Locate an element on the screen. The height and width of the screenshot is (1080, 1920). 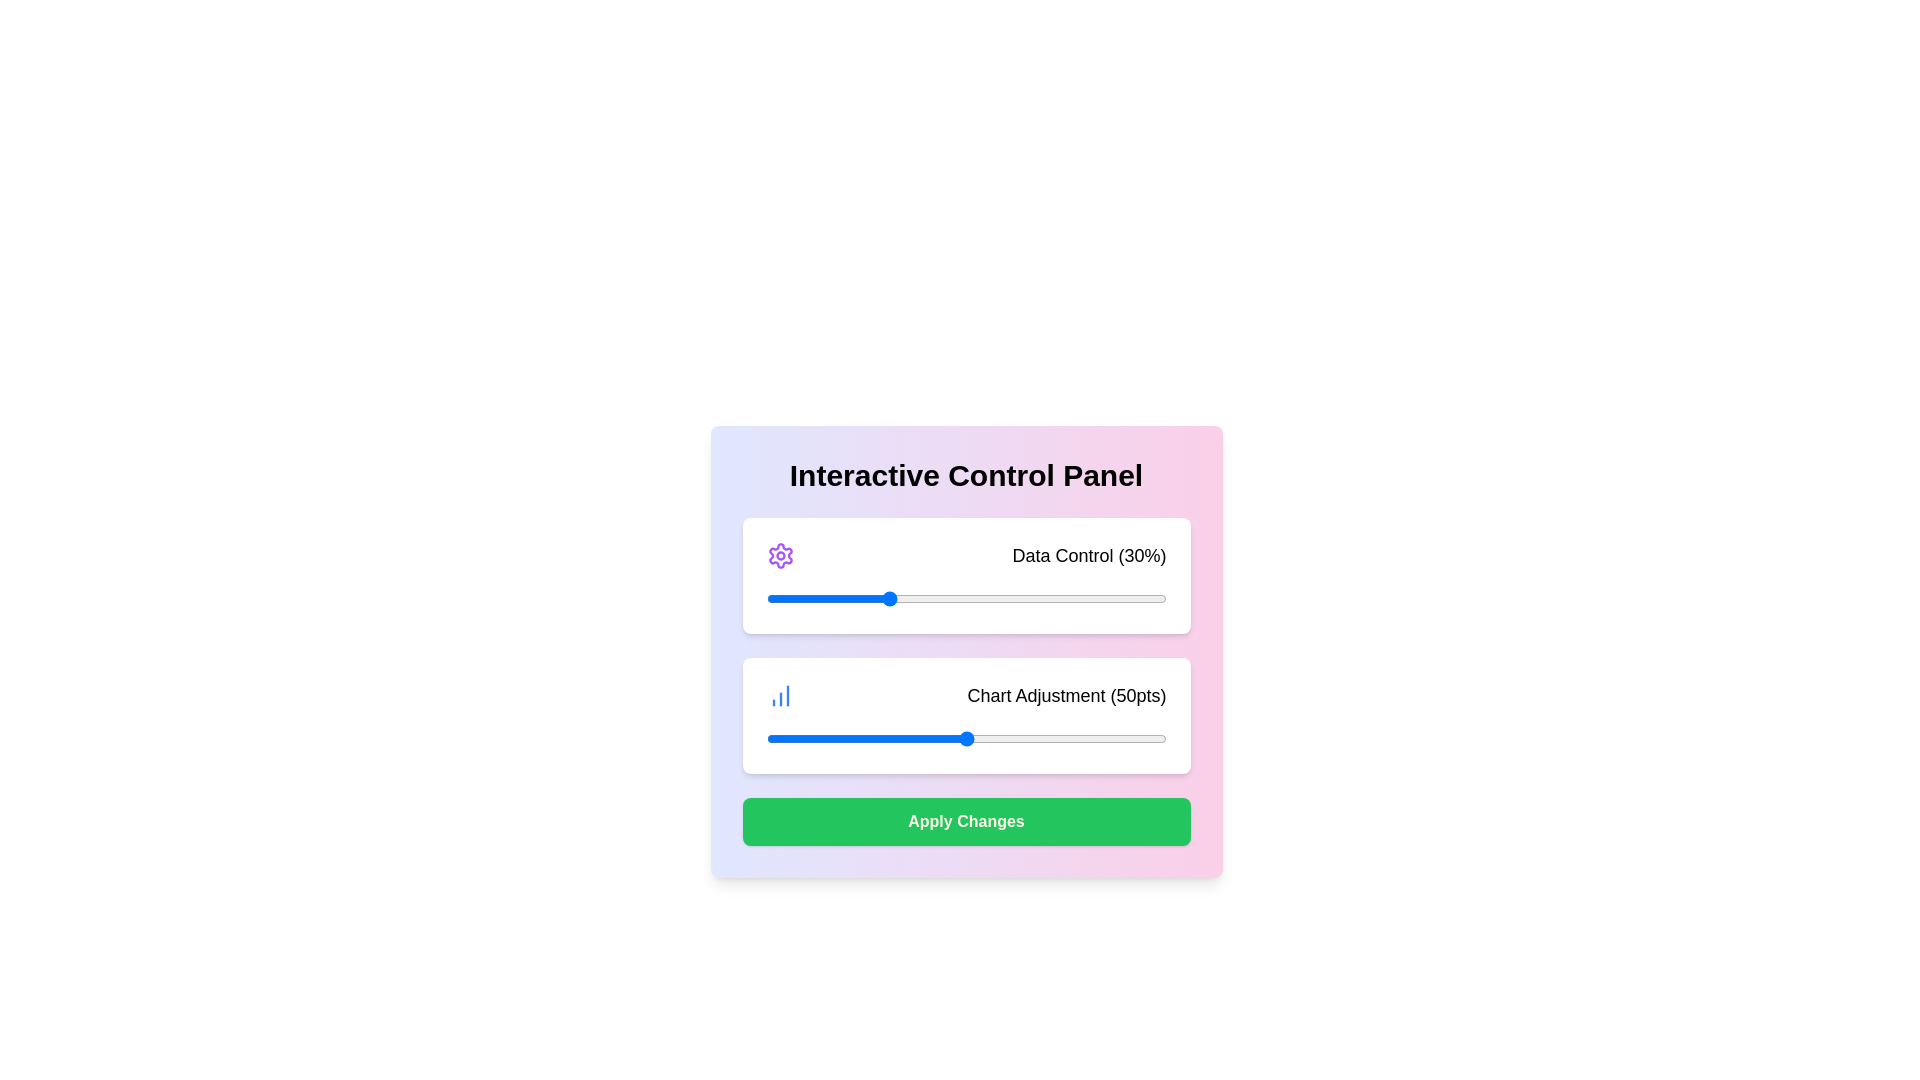
the 'Apply Changes' button to submit the changes is located at coordinates (966, 821).